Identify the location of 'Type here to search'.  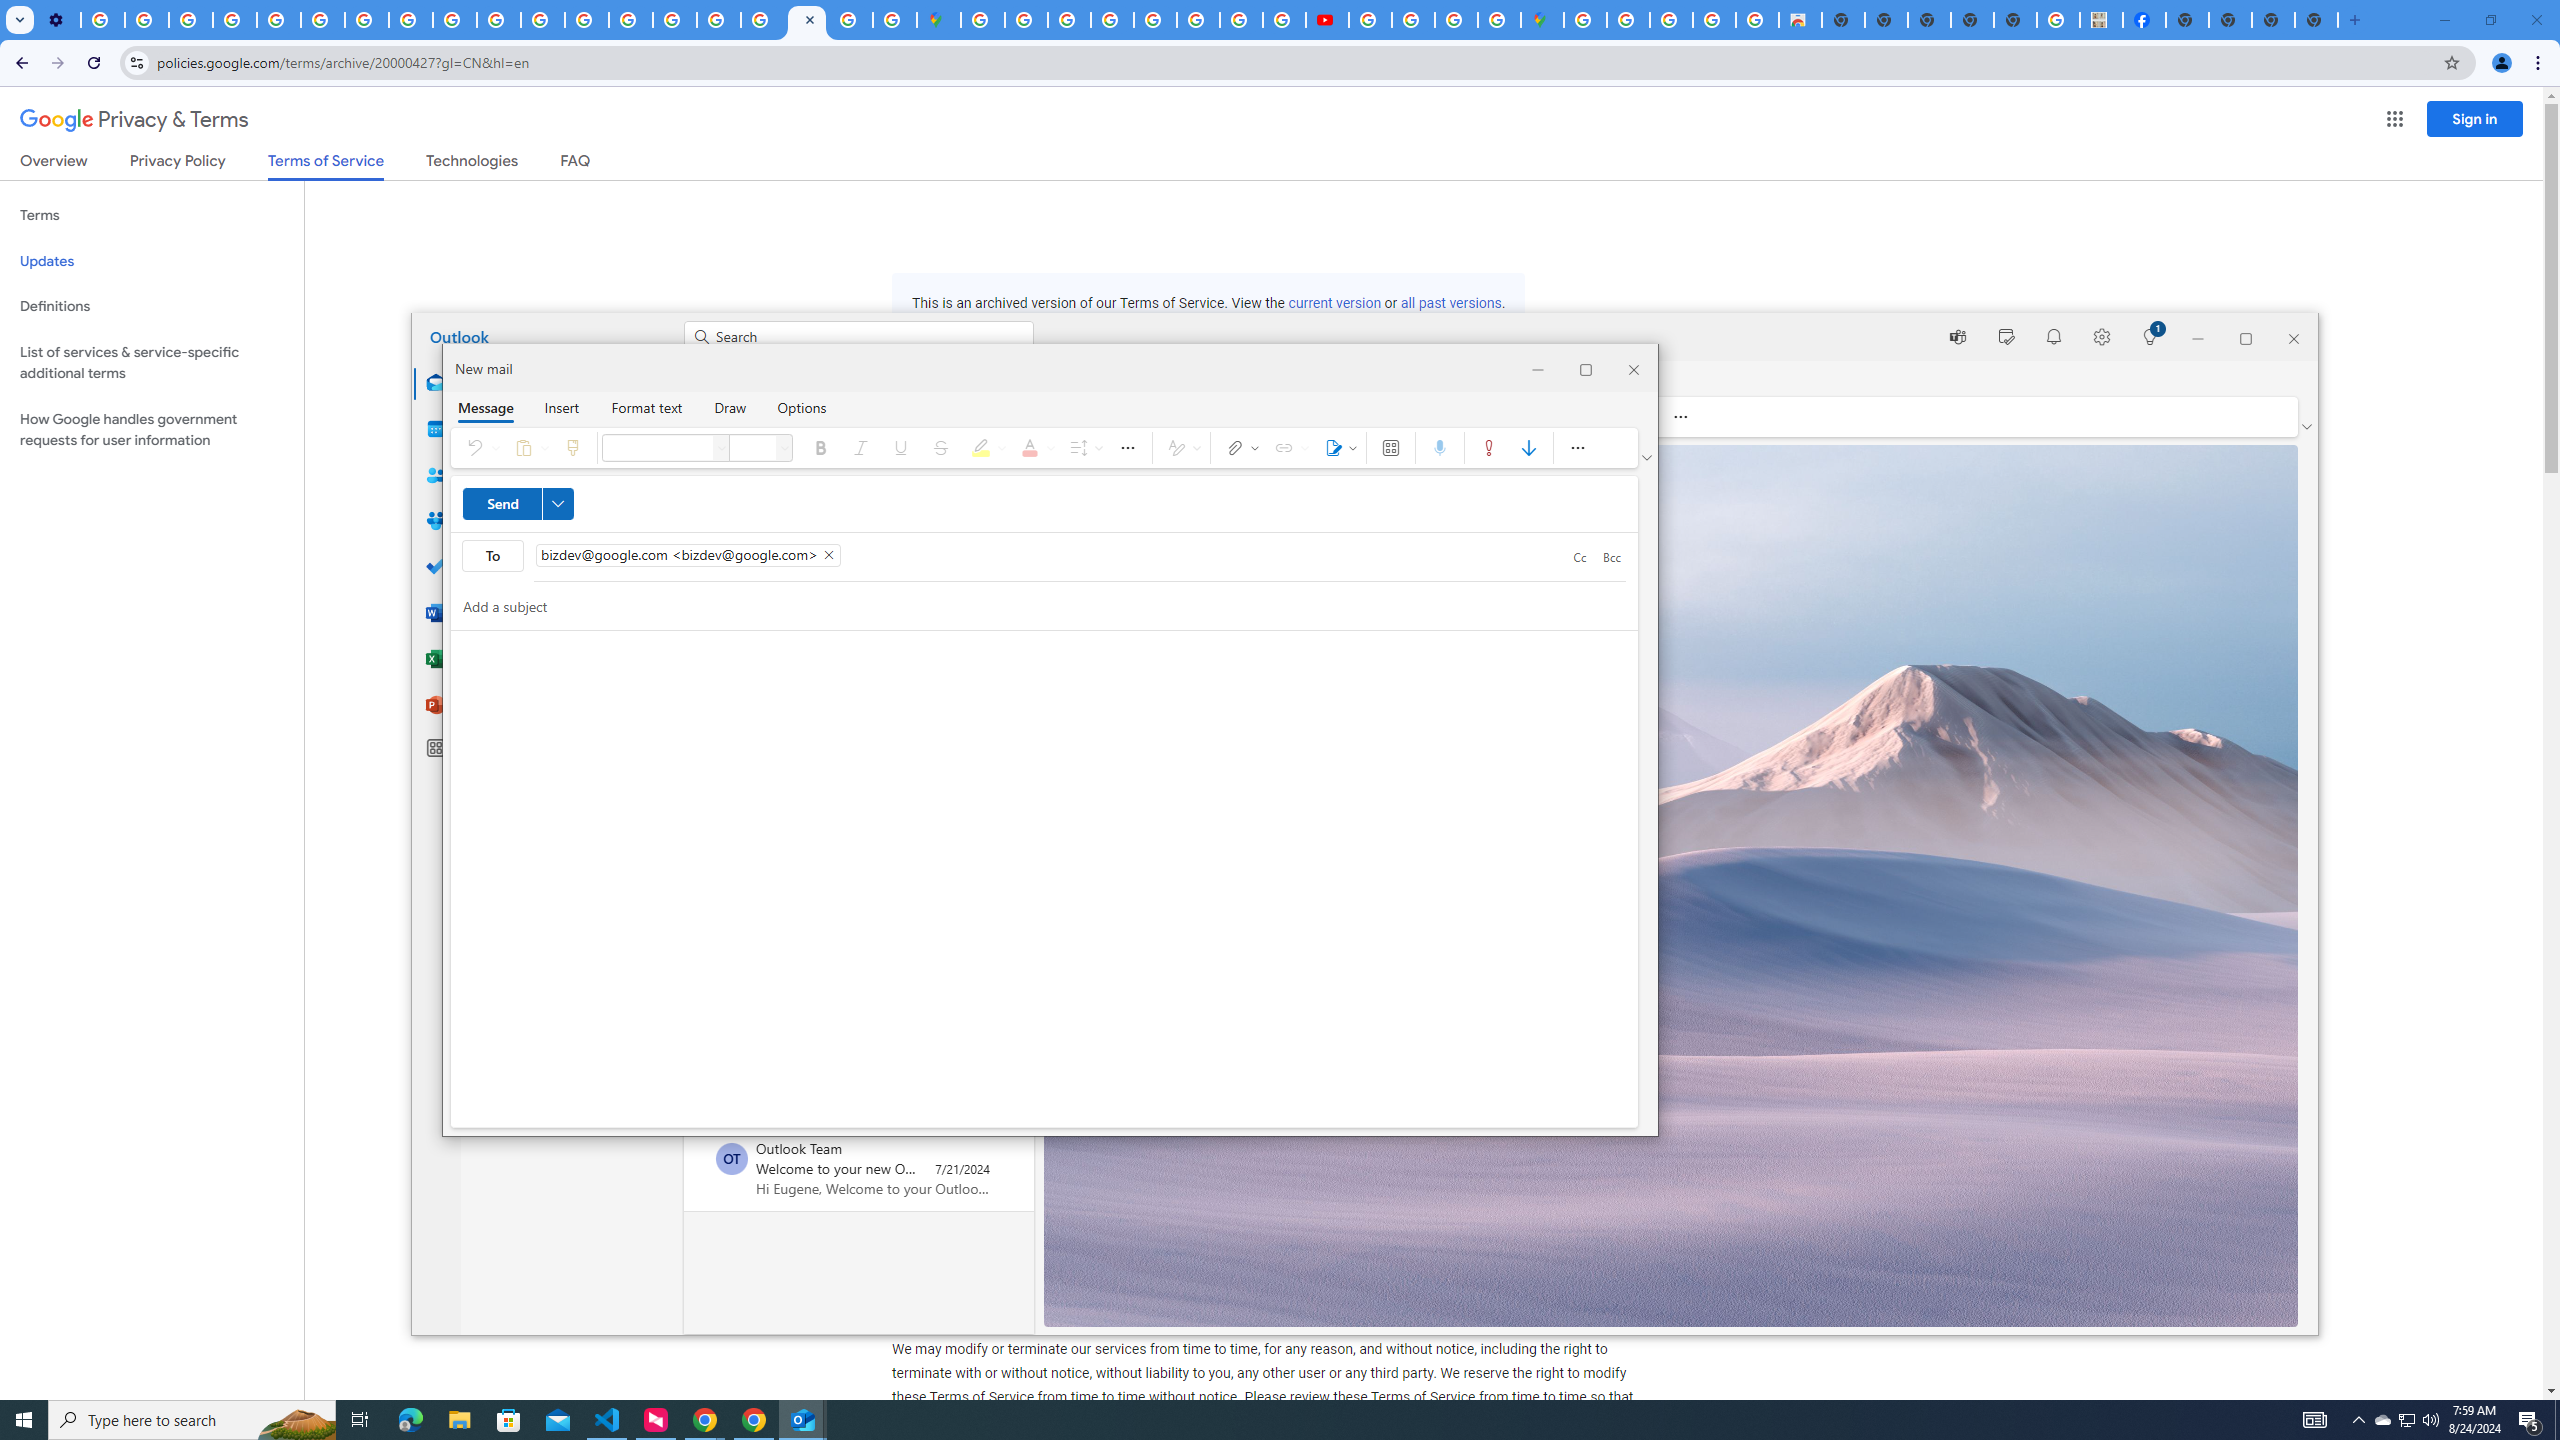
(191, 1418).